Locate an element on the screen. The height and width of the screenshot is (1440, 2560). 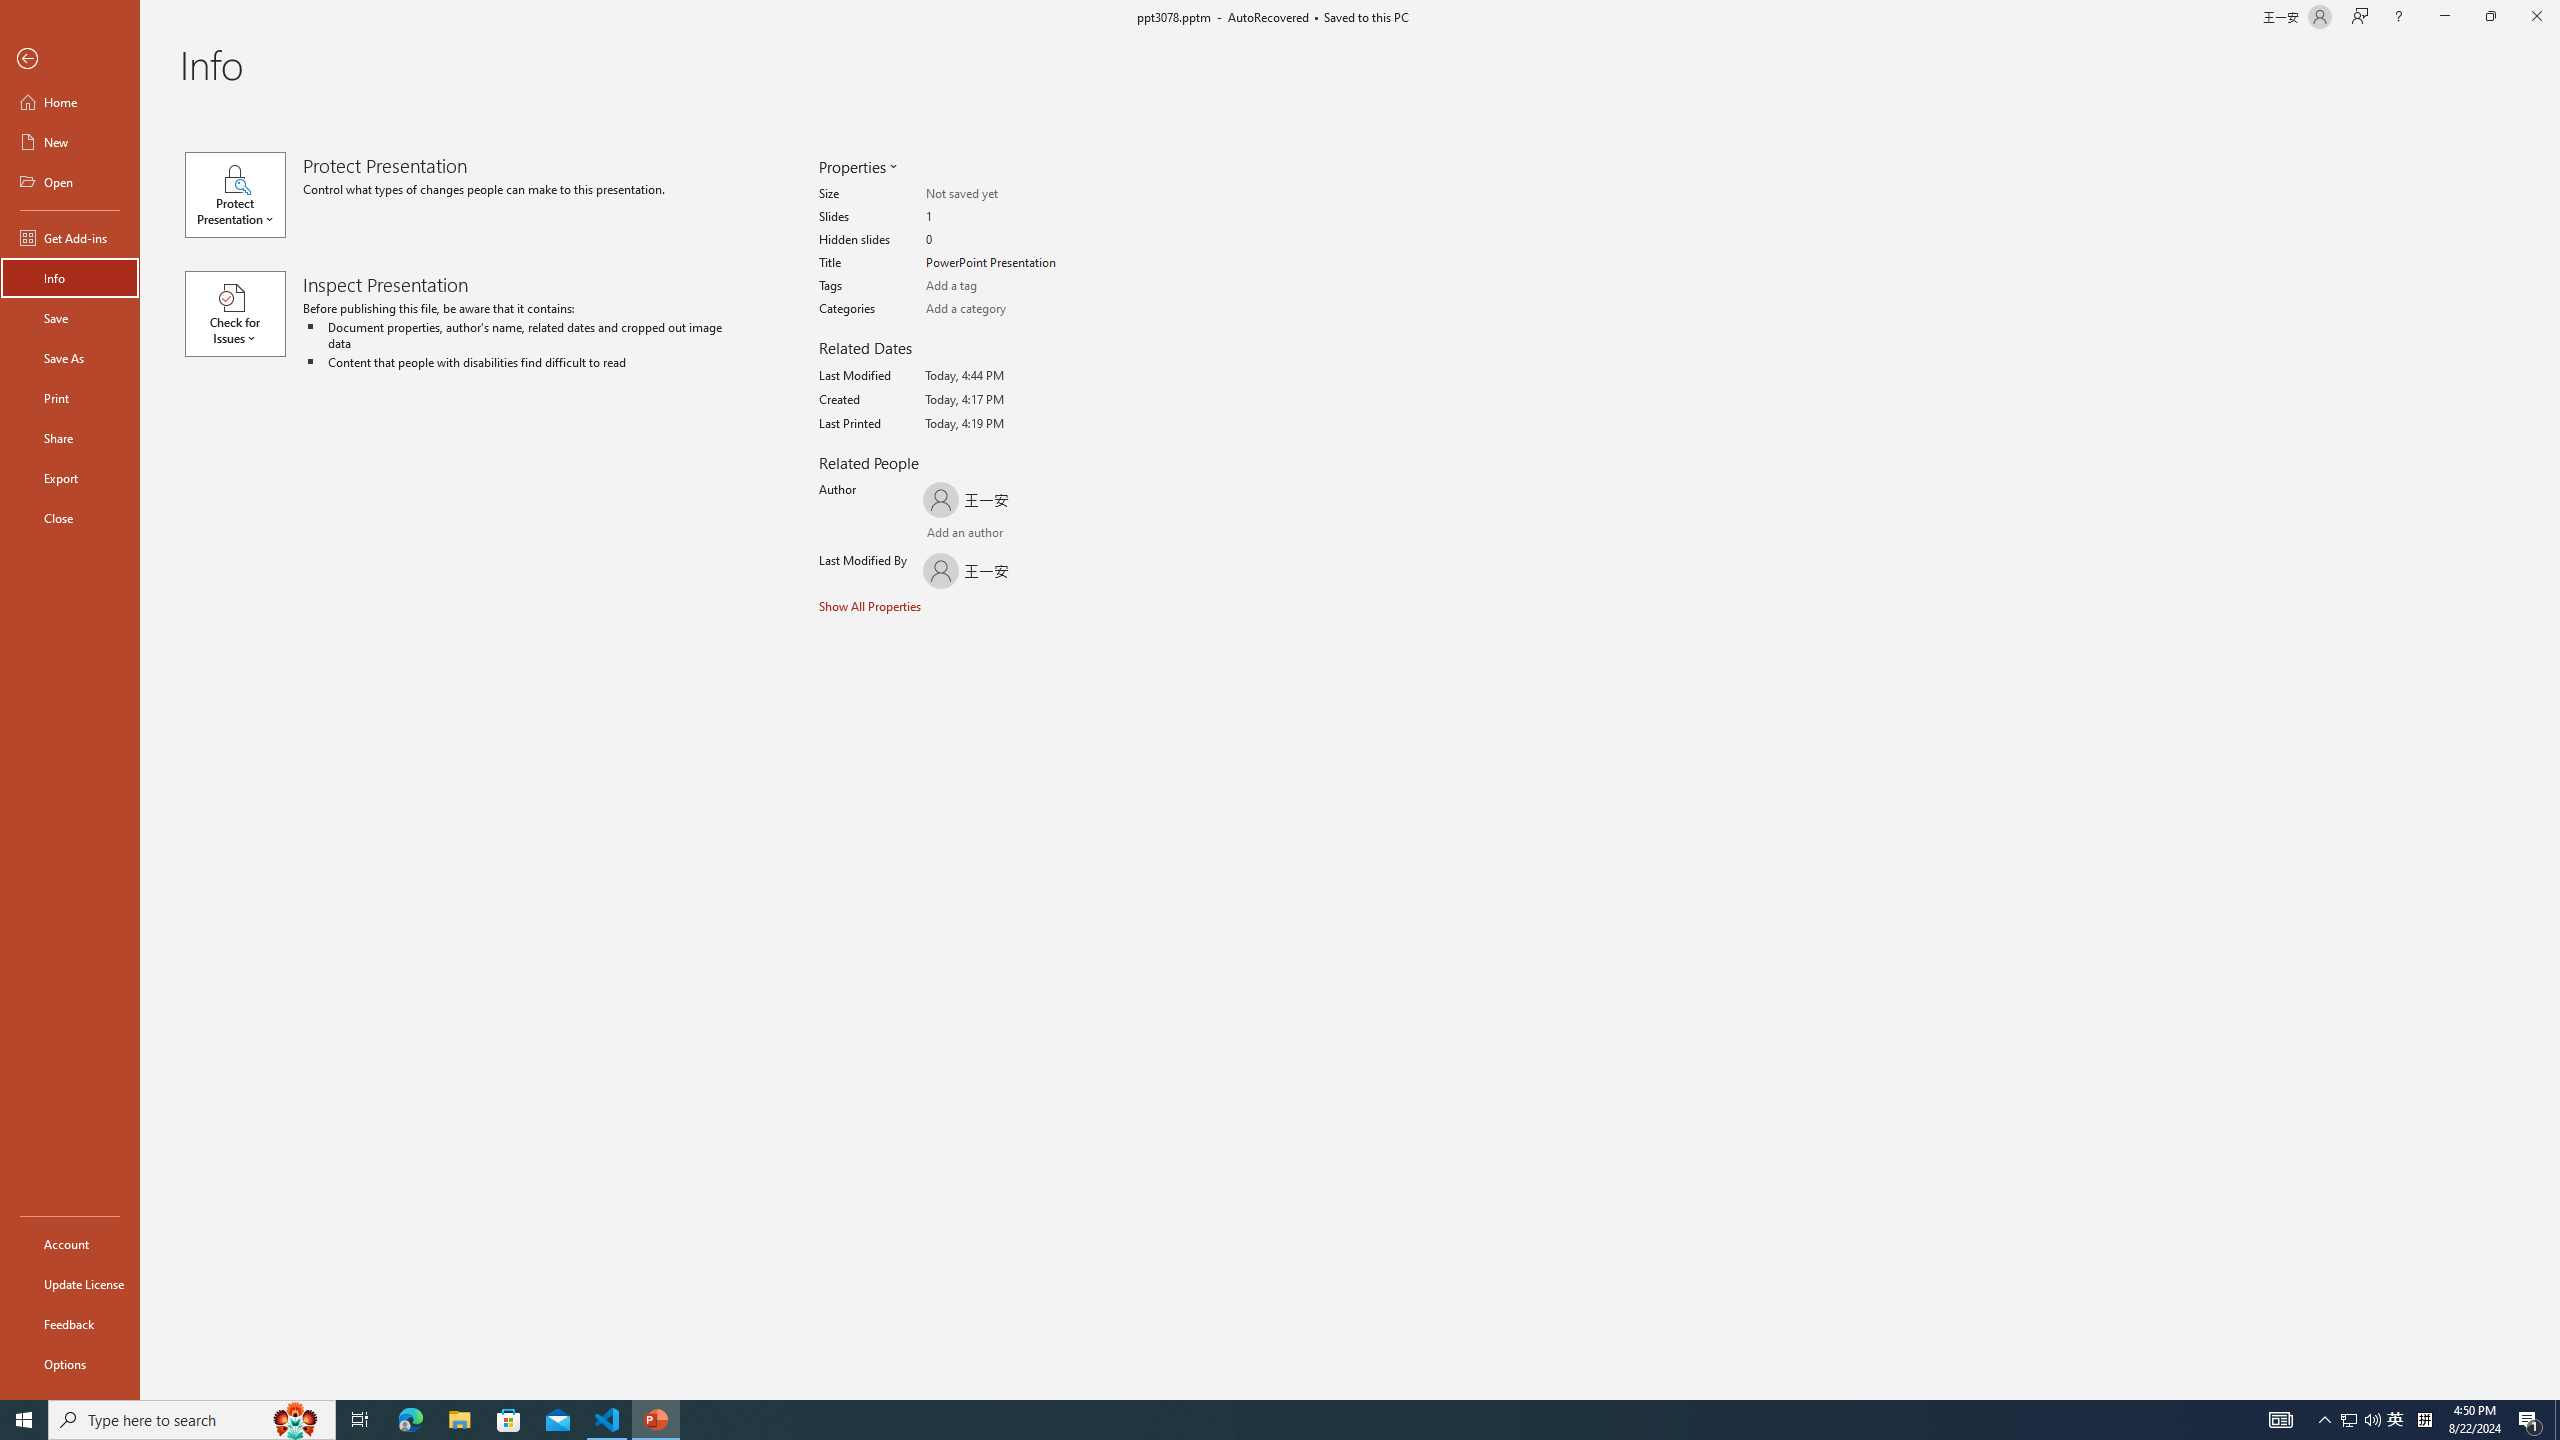
'Update License' is located at coordinates (69, 1283).